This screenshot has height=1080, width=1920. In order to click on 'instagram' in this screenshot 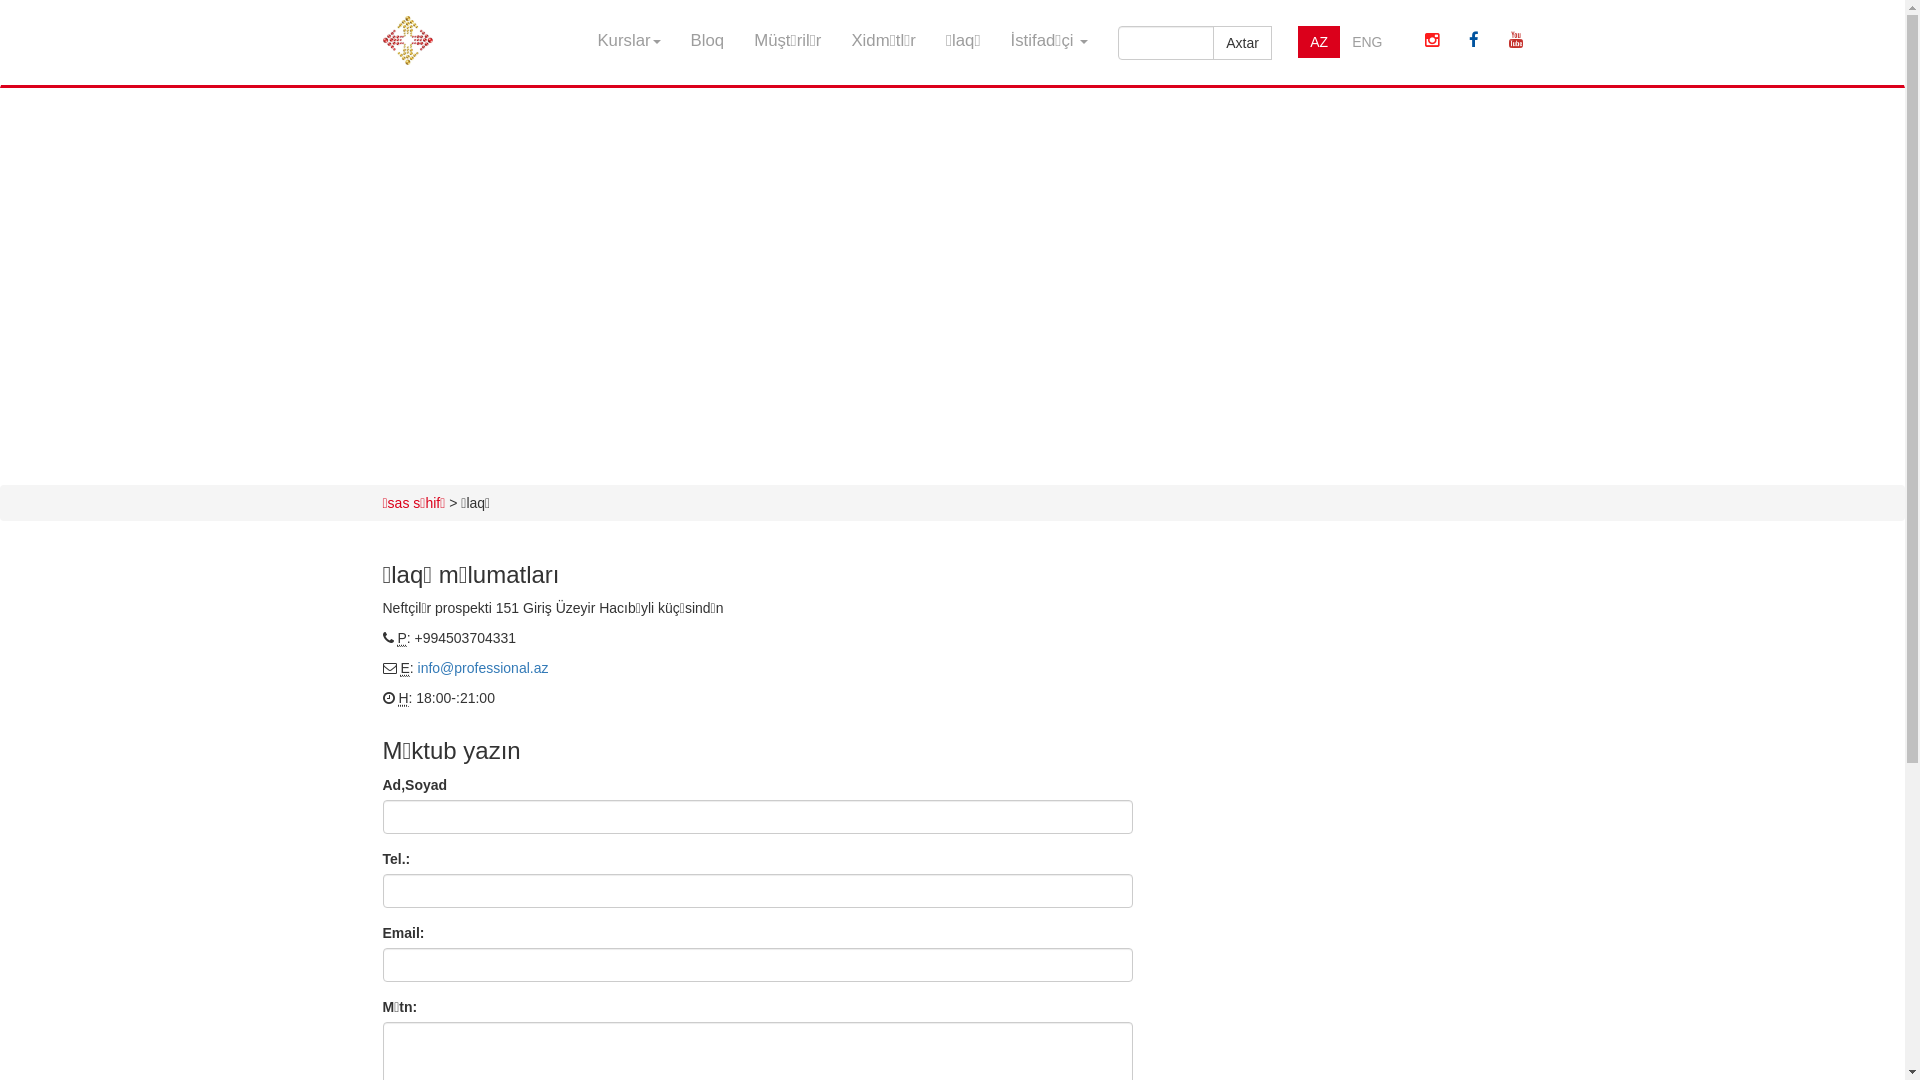, I will do `click(1430, 41)`.